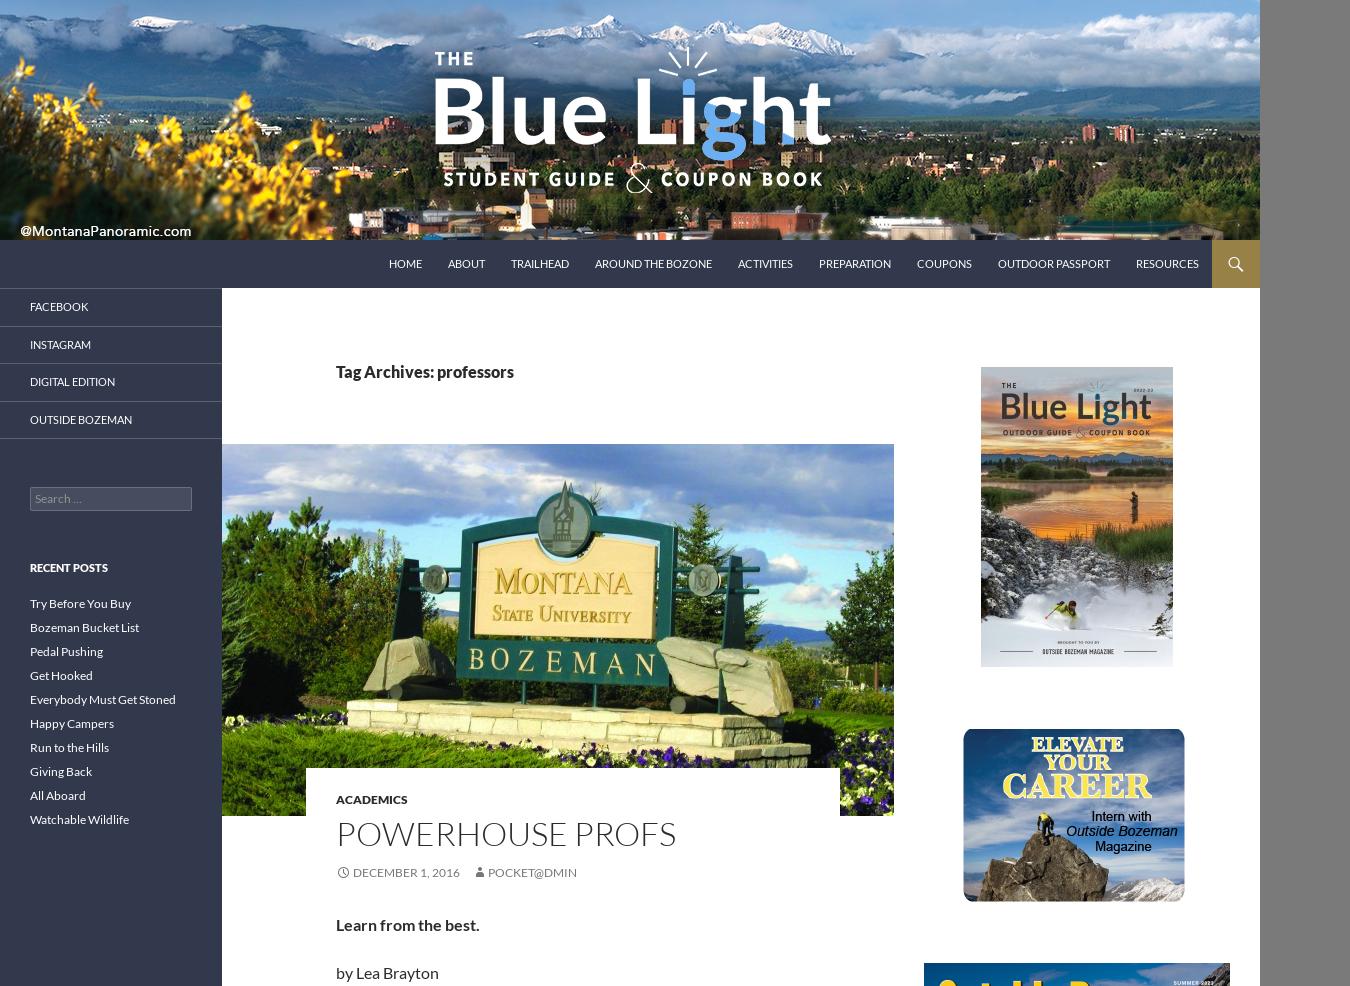  Describe the element at coordinates (943, 263) in the screenshot. I see `'Coupons'` at that location.